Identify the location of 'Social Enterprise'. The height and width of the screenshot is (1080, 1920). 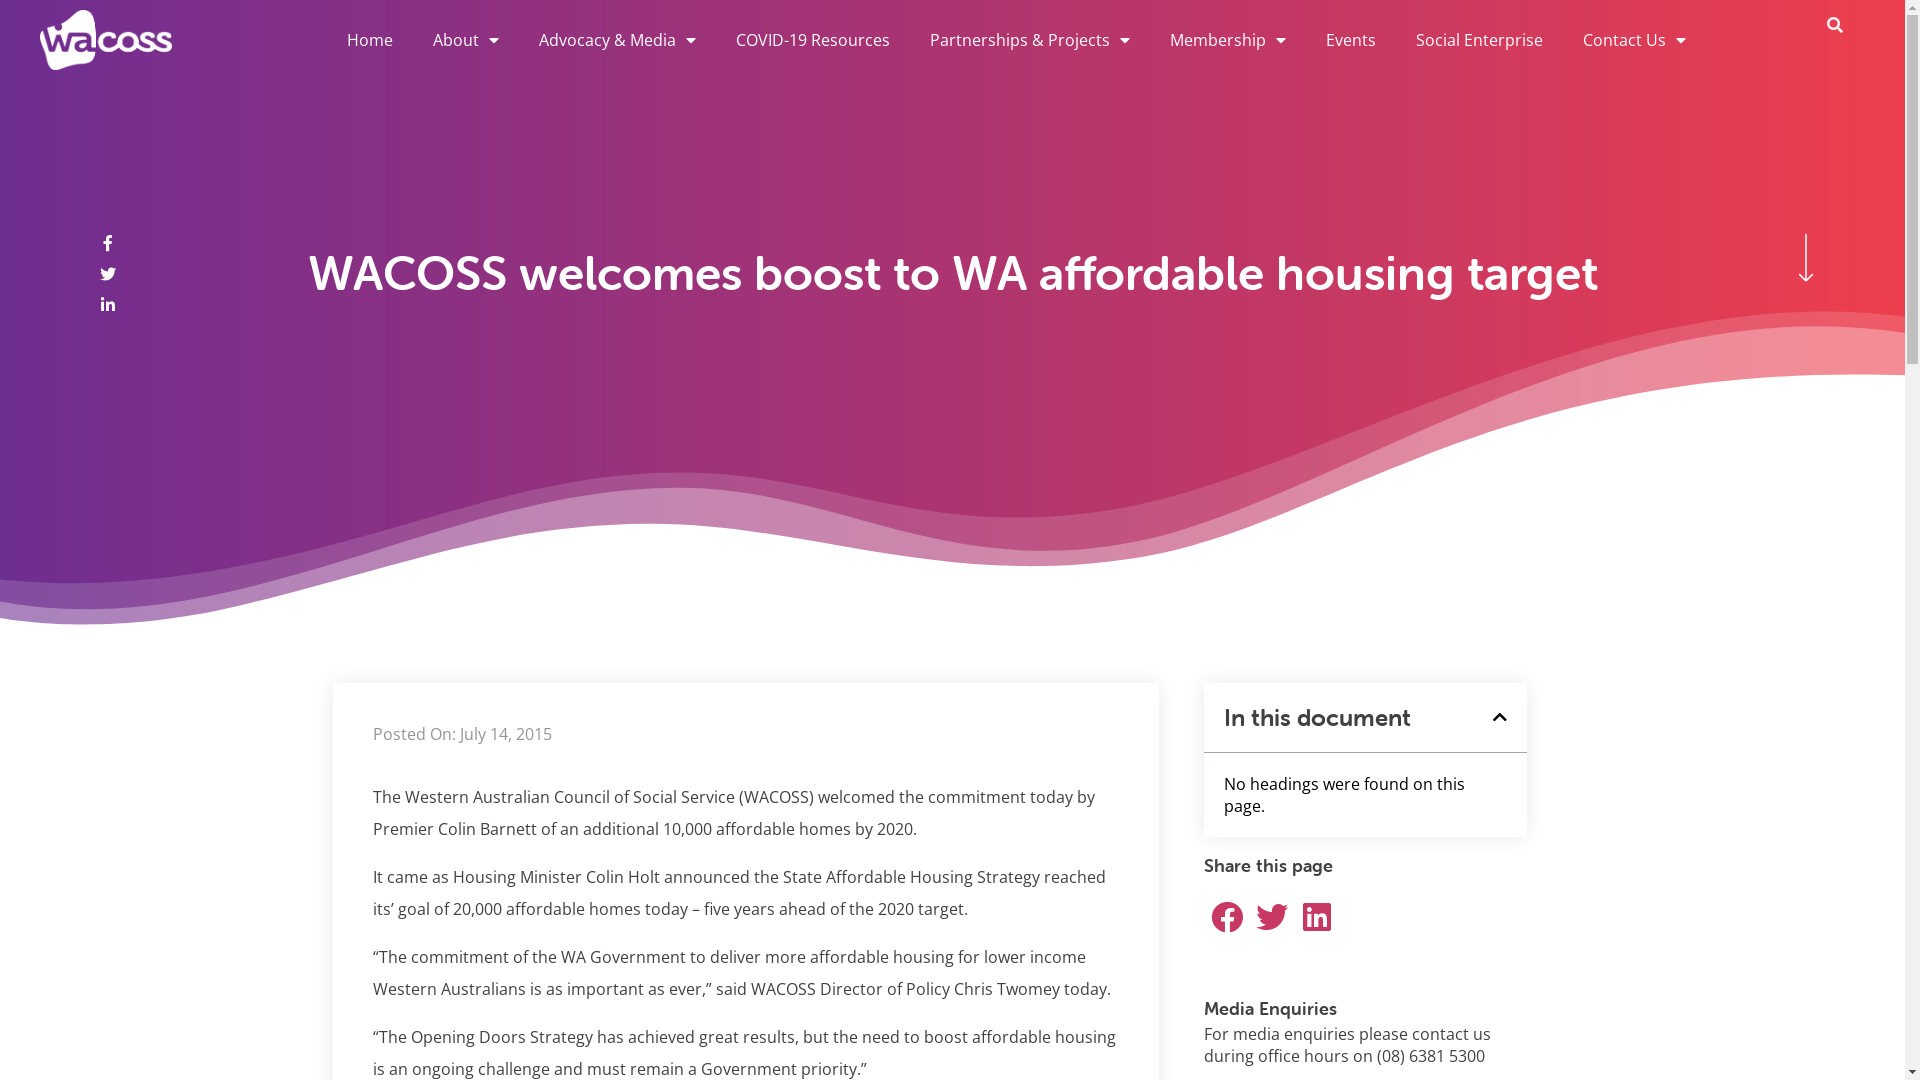
(1395, 40).